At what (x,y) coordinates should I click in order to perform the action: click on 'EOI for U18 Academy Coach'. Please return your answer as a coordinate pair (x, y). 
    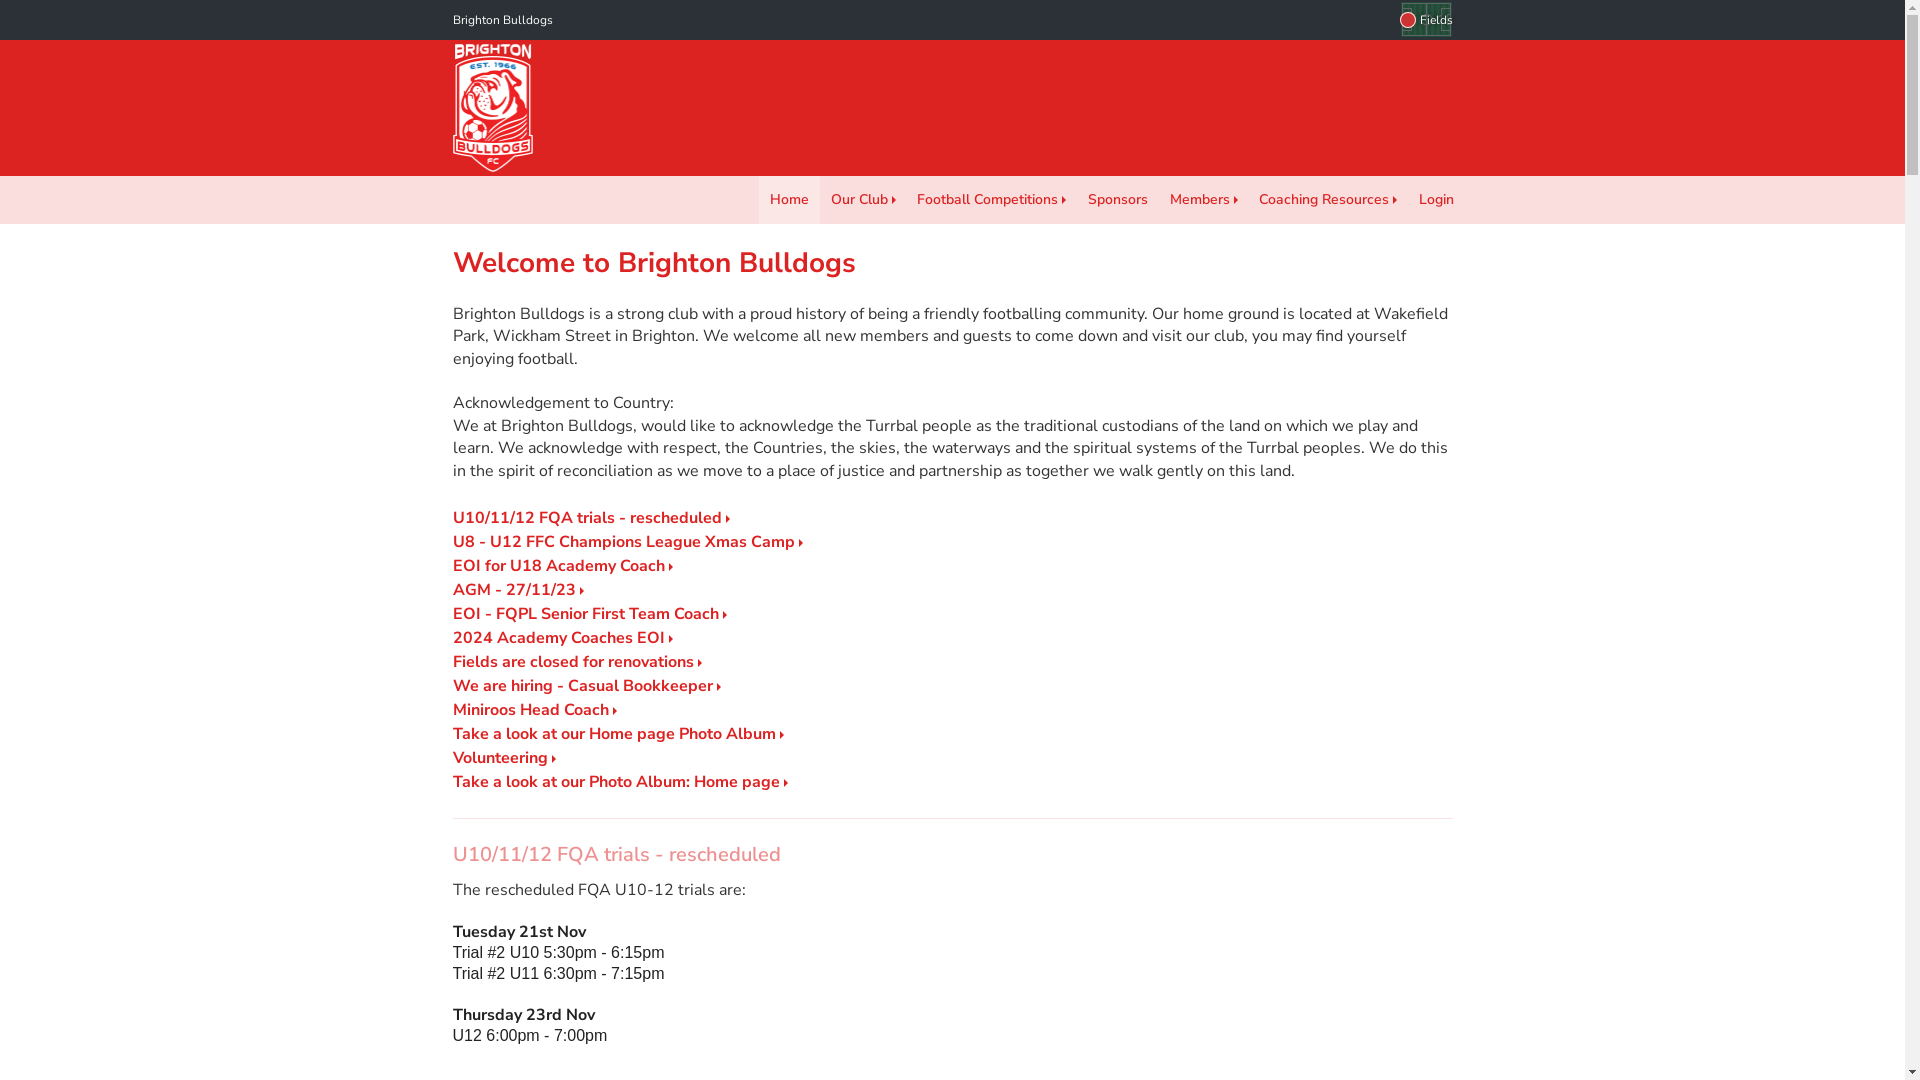
    Looking at the image, I should click on (560, 566).